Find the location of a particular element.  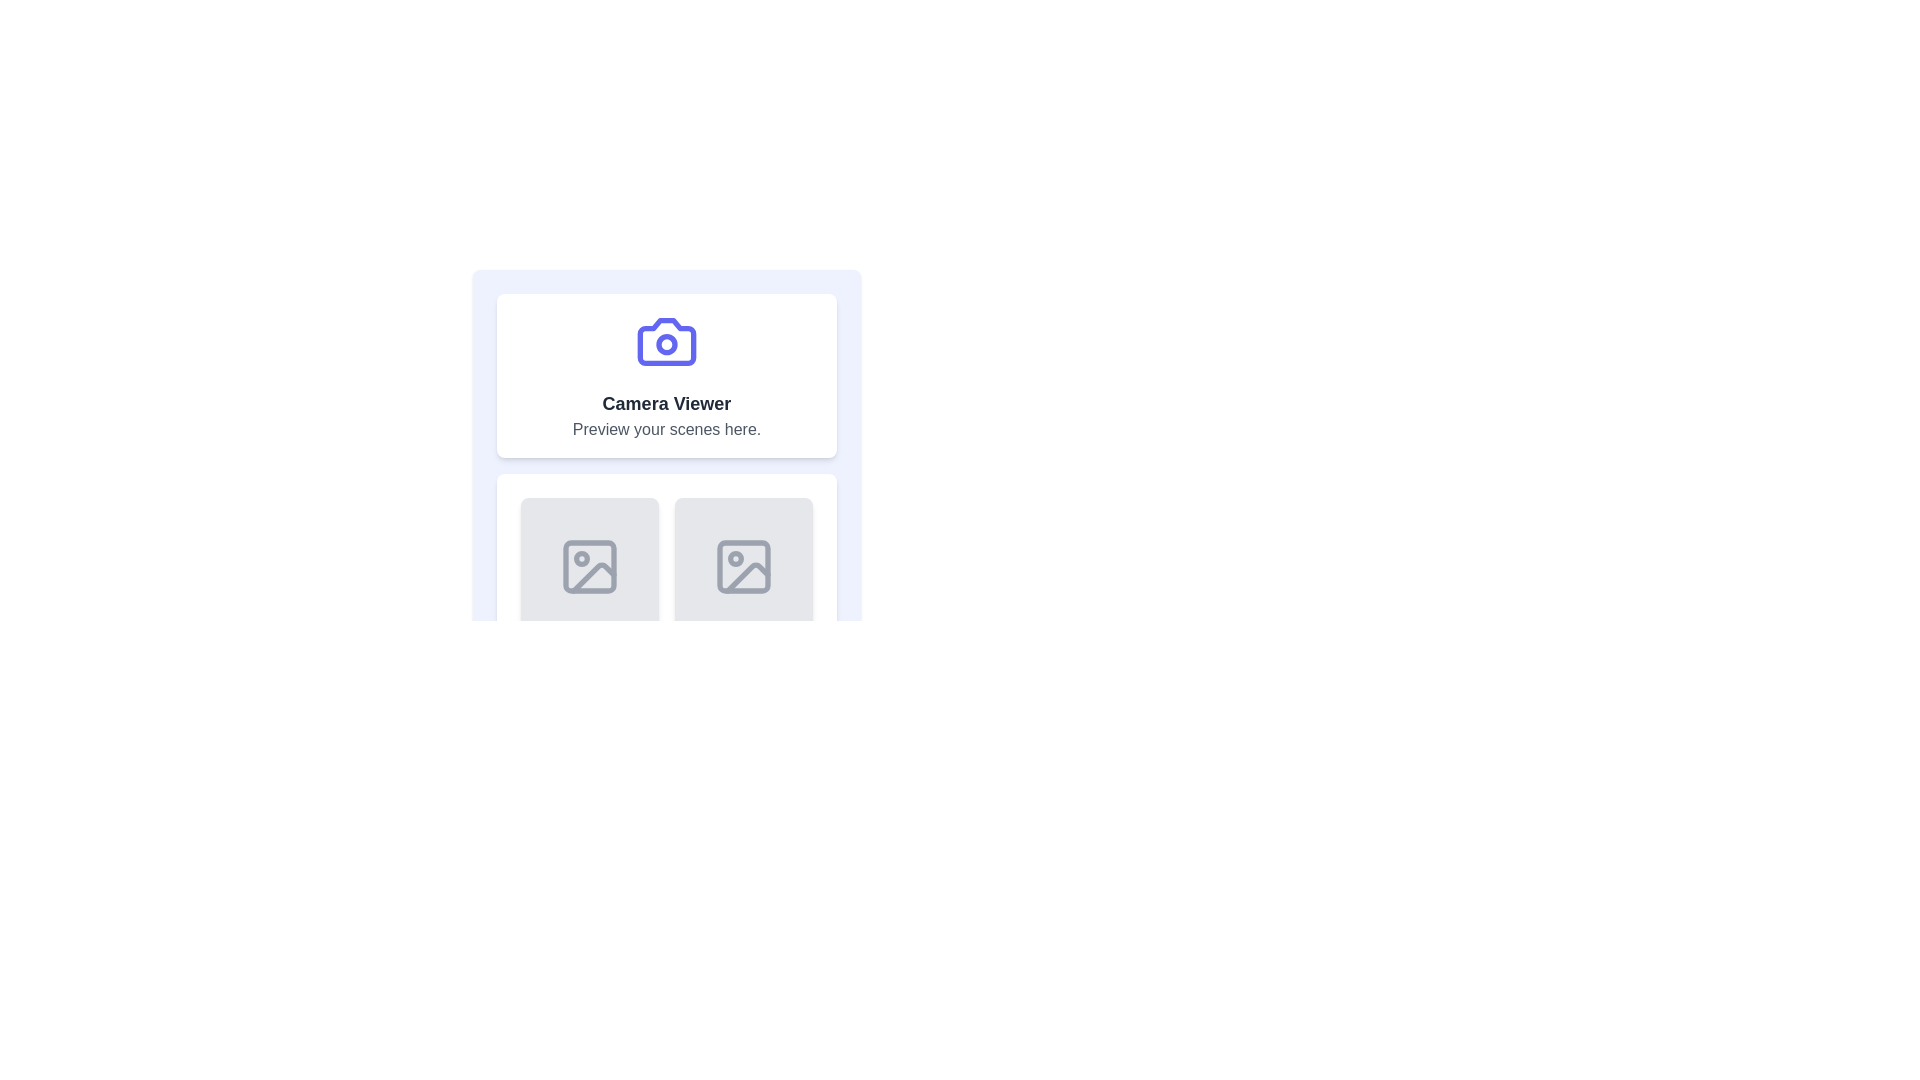

the small circular dot located at the center of the camera icon with an indigo outline in the 'Camera Viewer' card is located at coordinates (667, 342).